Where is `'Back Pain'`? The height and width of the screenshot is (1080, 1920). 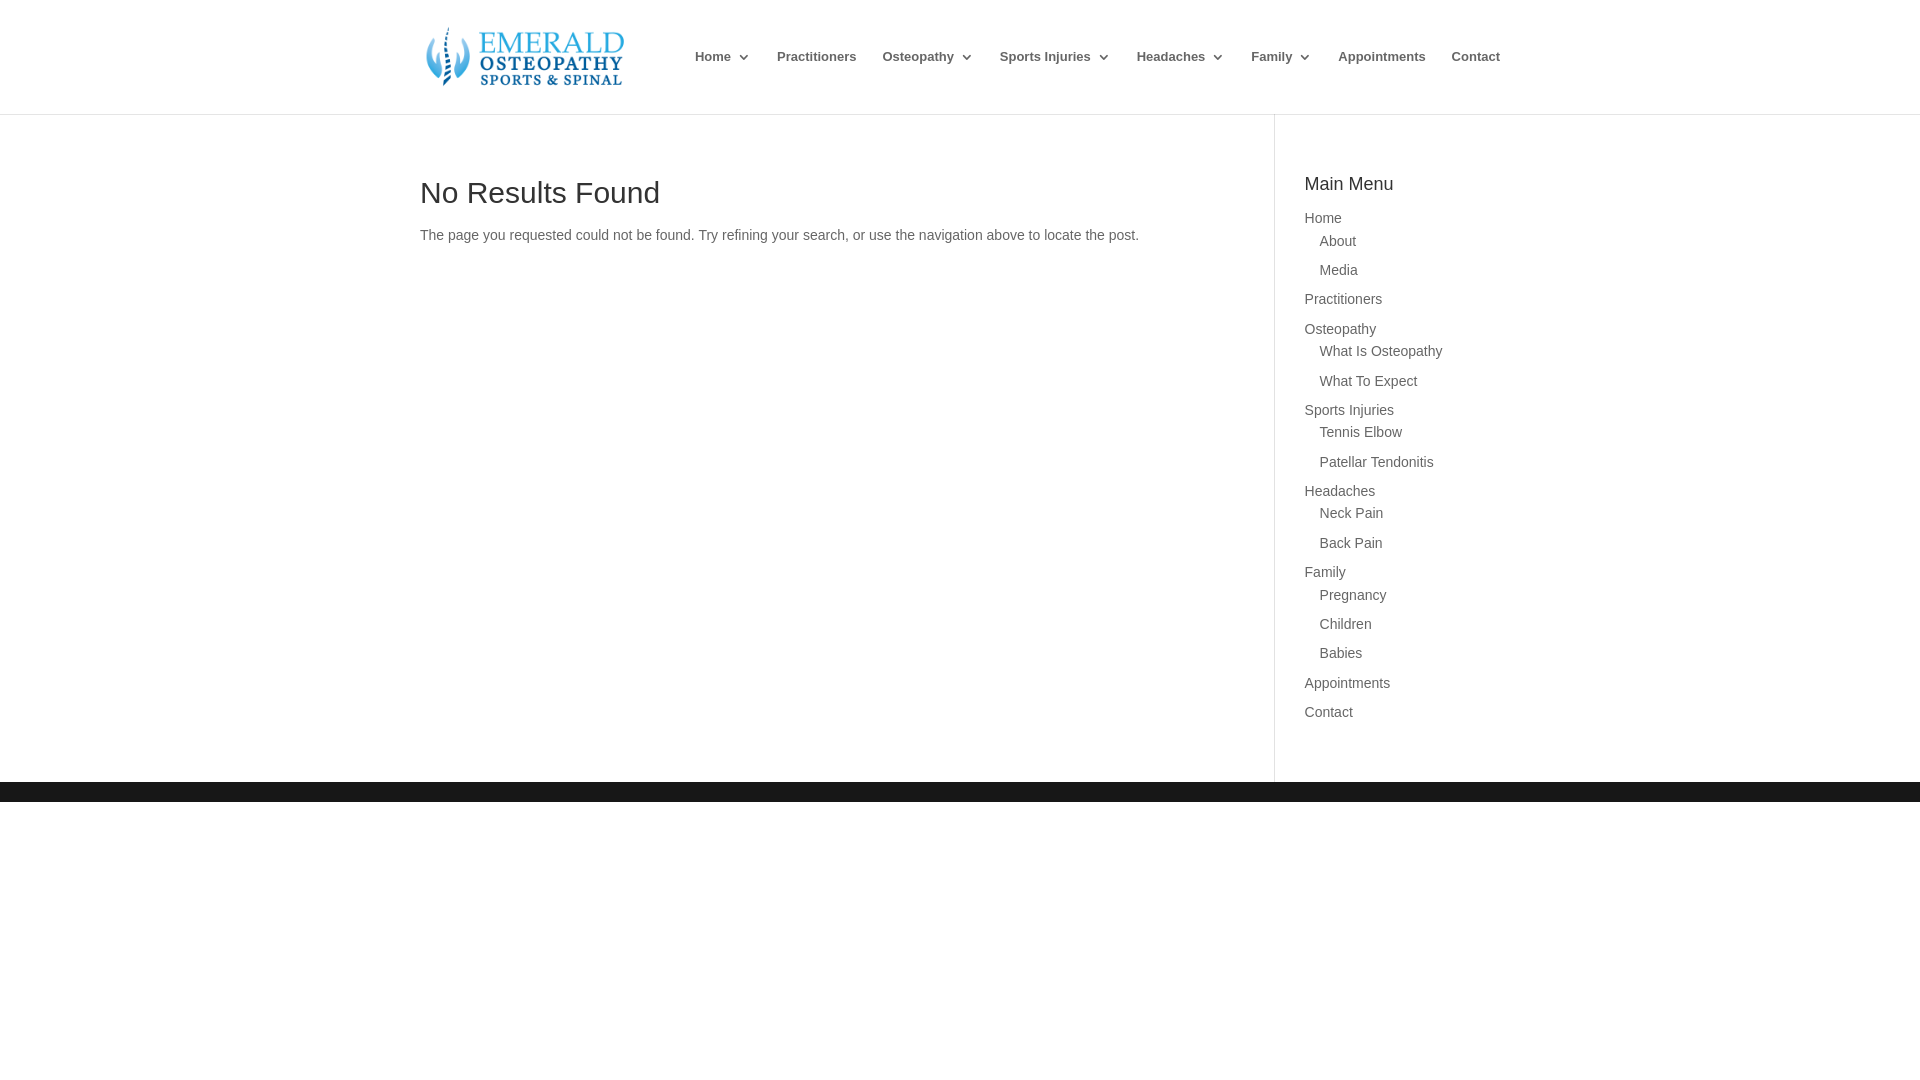
'Back Pain' is located at coordinates (1351, 543).